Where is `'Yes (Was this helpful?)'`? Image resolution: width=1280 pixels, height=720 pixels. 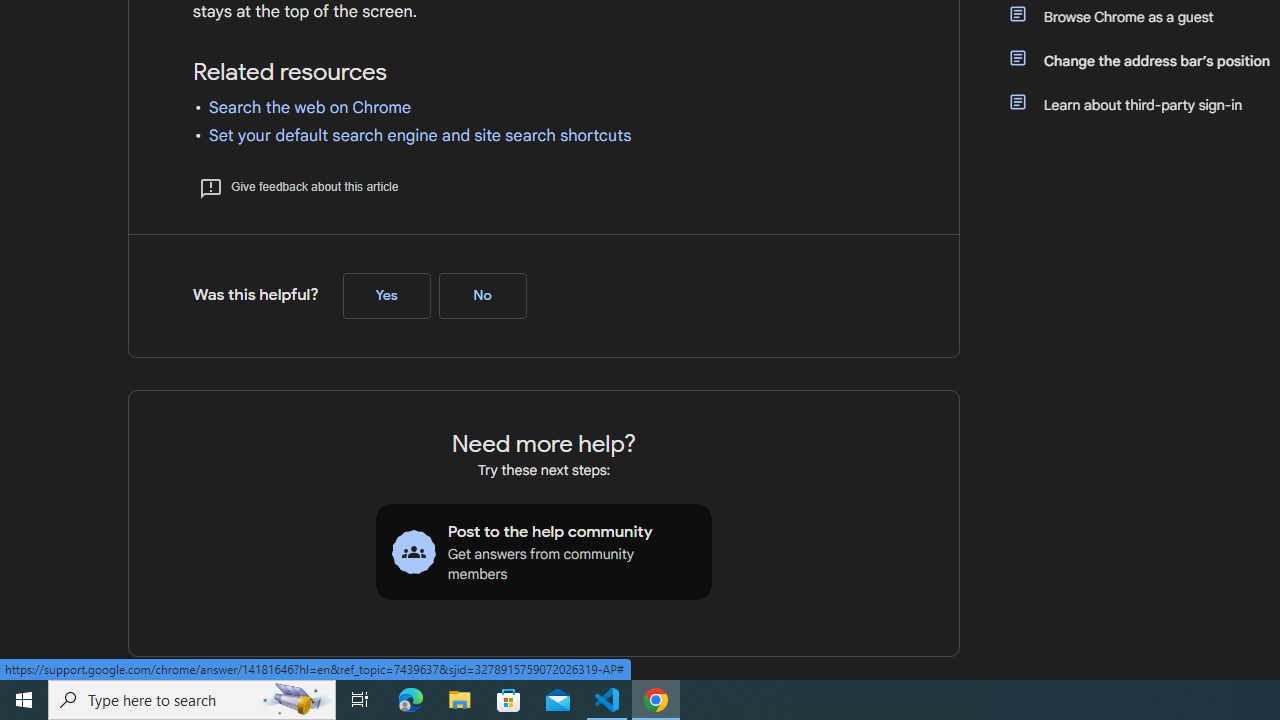 'Yes (Was this helpful?)' is located at coordinates (386, 295).